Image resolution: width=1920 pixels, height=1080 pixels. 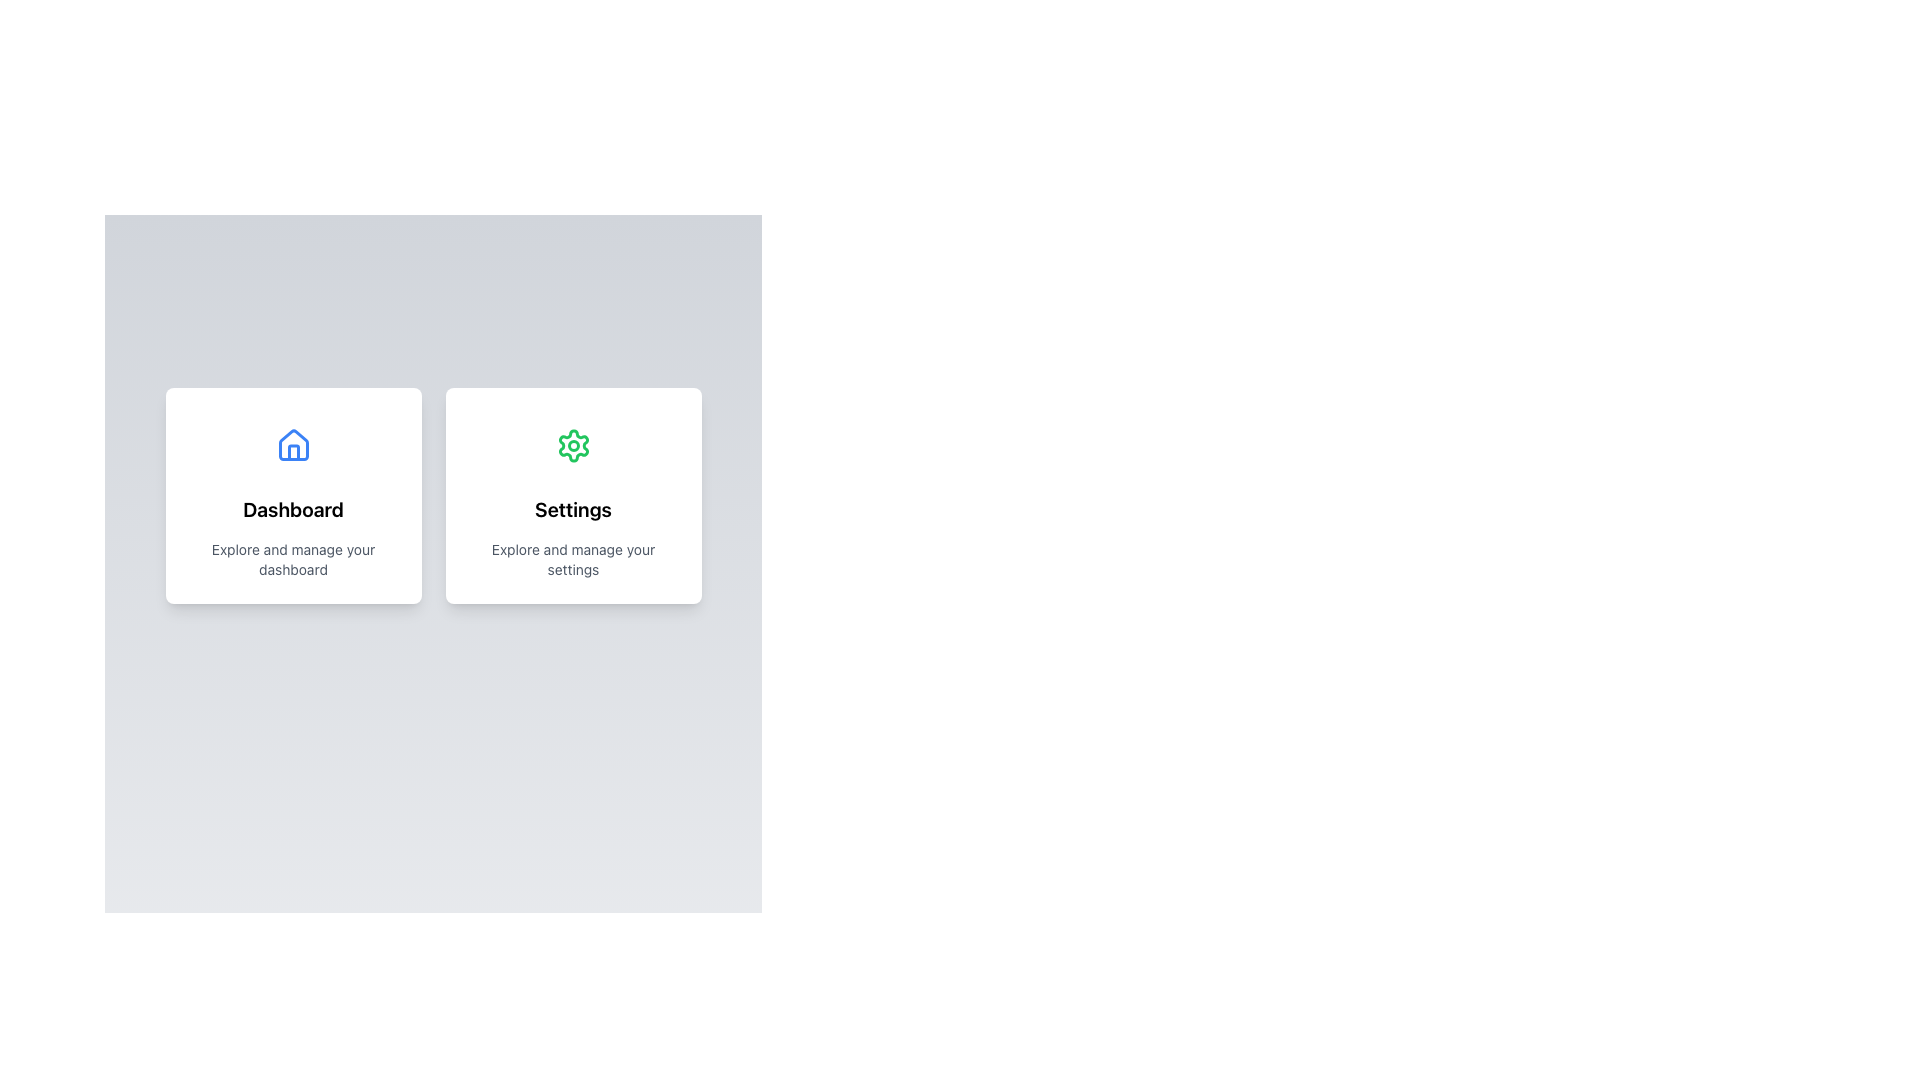 What do you see at coordinates (572, 445) in the screenshot?
I see `the 'Settings' graphical icon, which resembles a cogwheel and is located above the 'Settings' label in the 'Settings' card` at bounding box center [572, 445].